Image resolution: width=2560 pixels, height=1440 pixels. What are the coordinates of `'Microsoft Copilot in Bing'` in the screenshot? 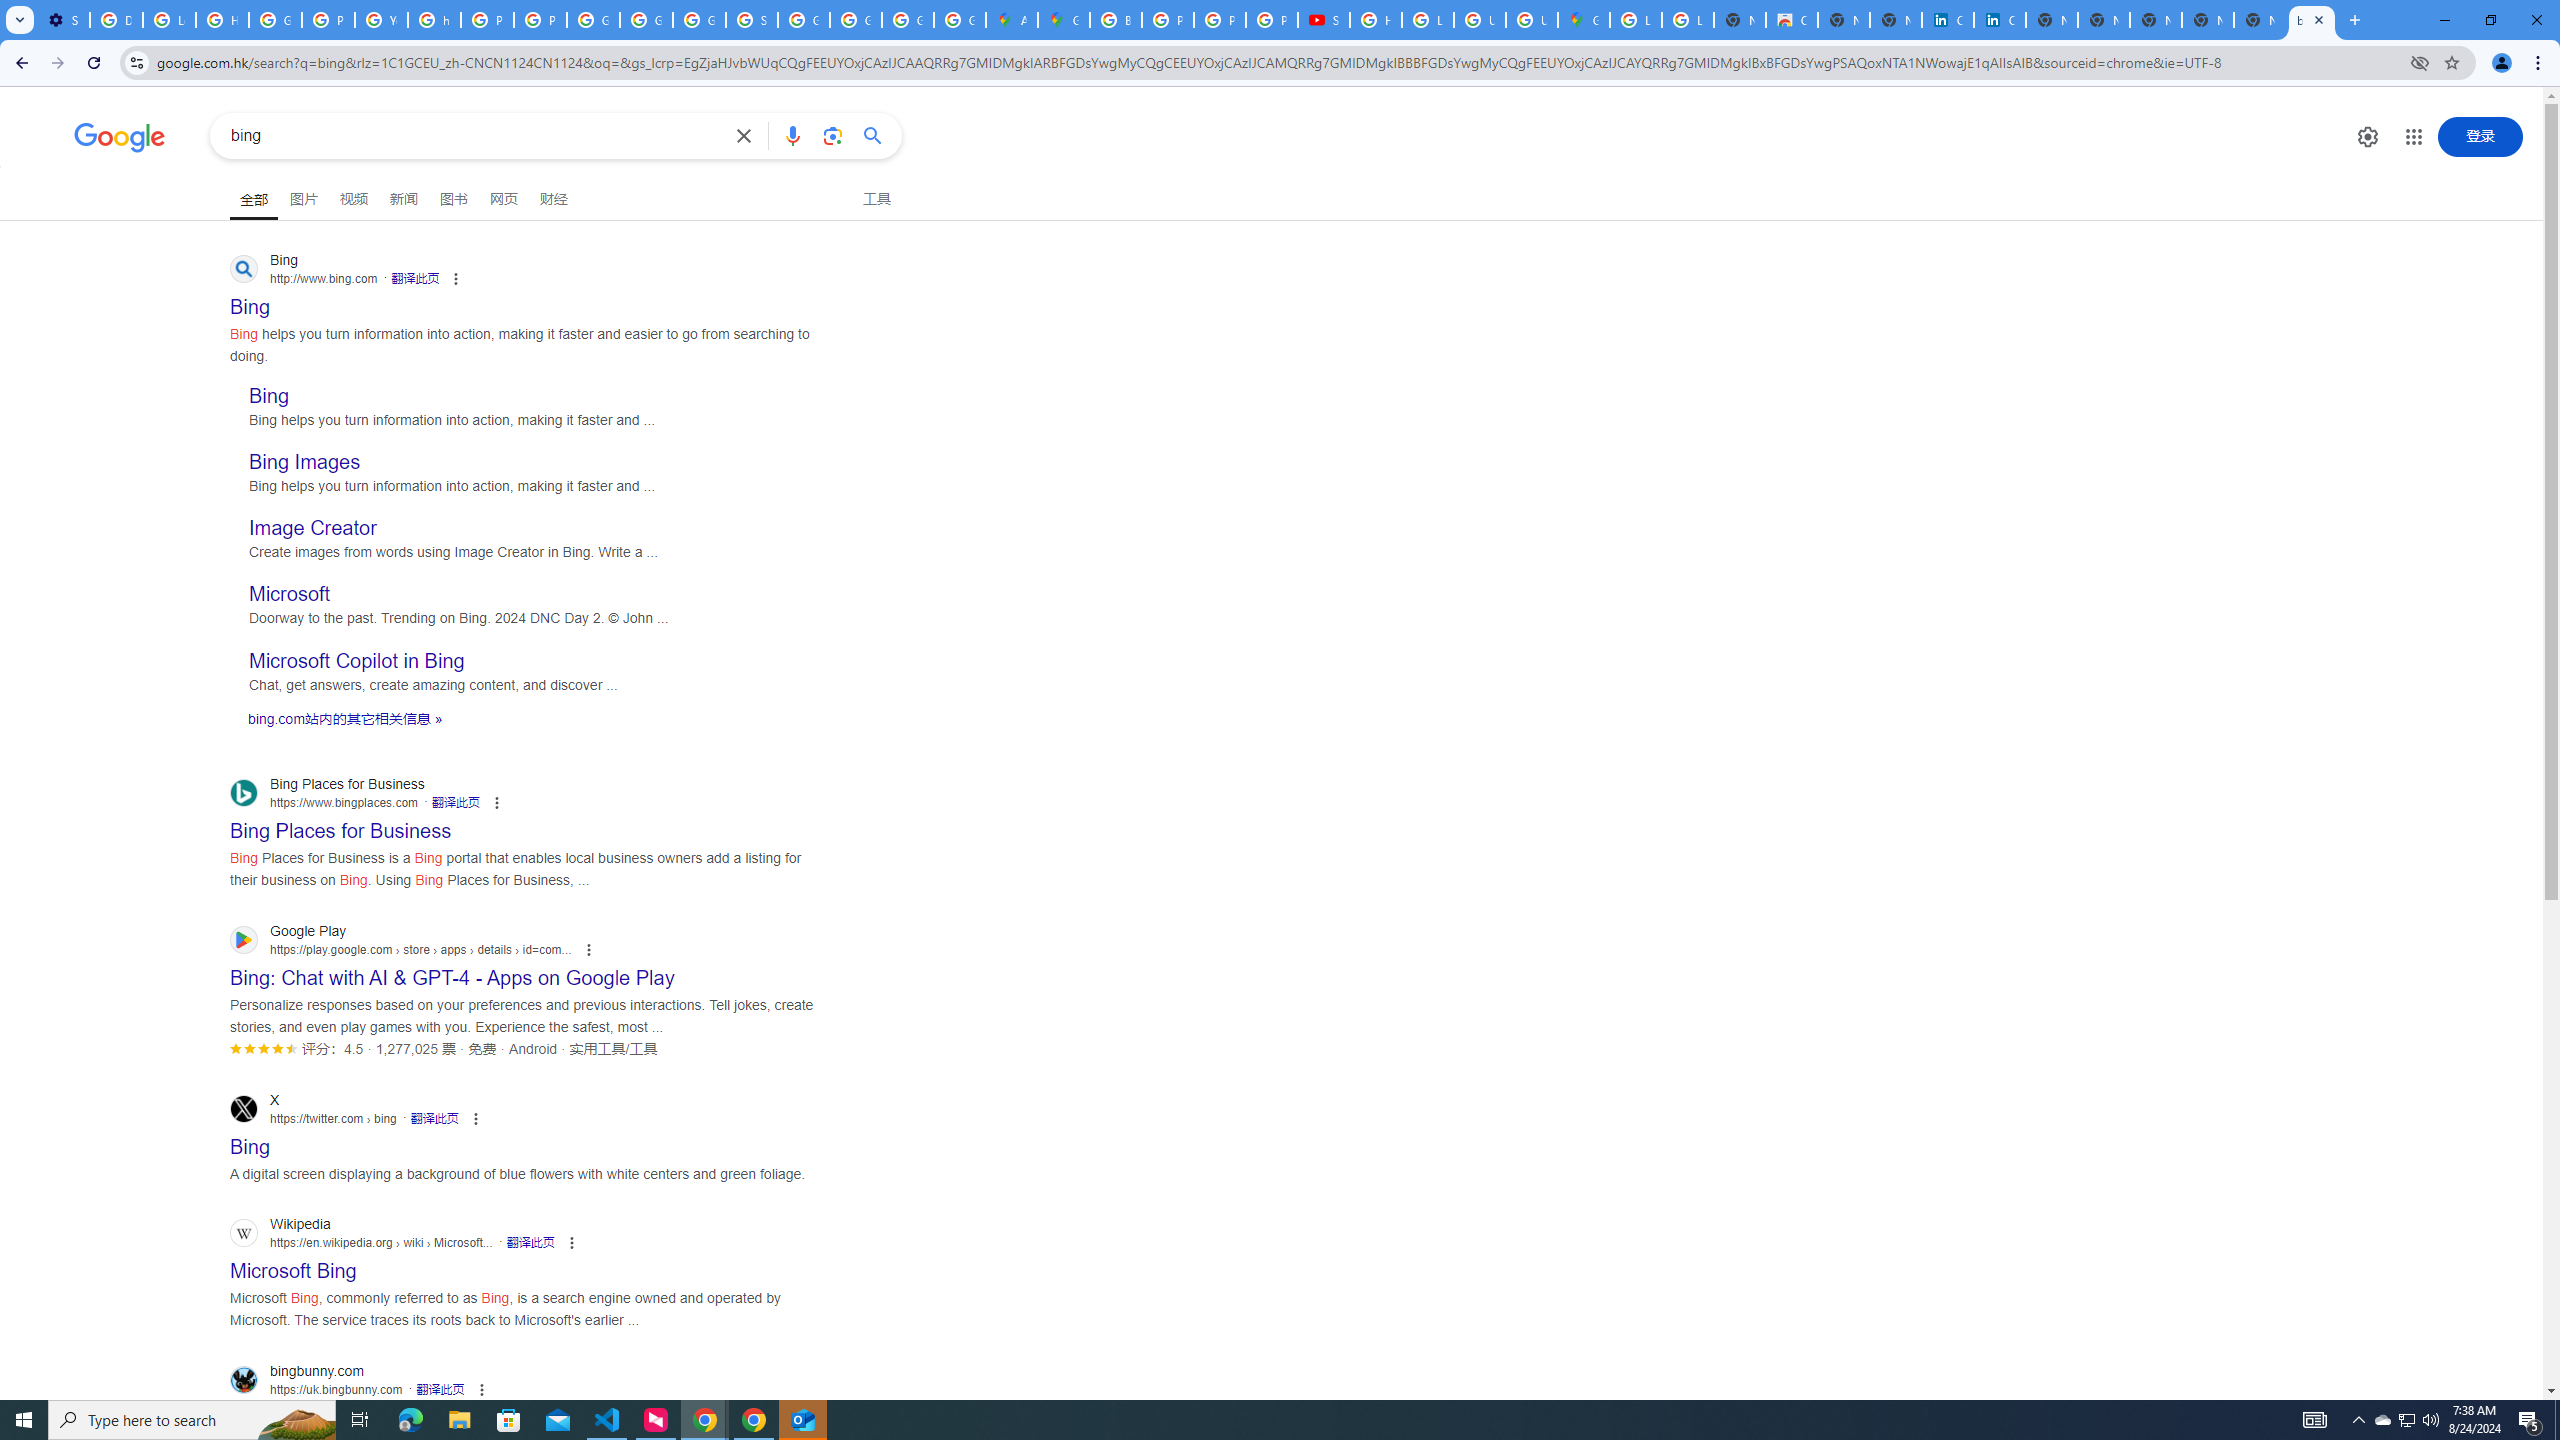 It's located at (356, 659).